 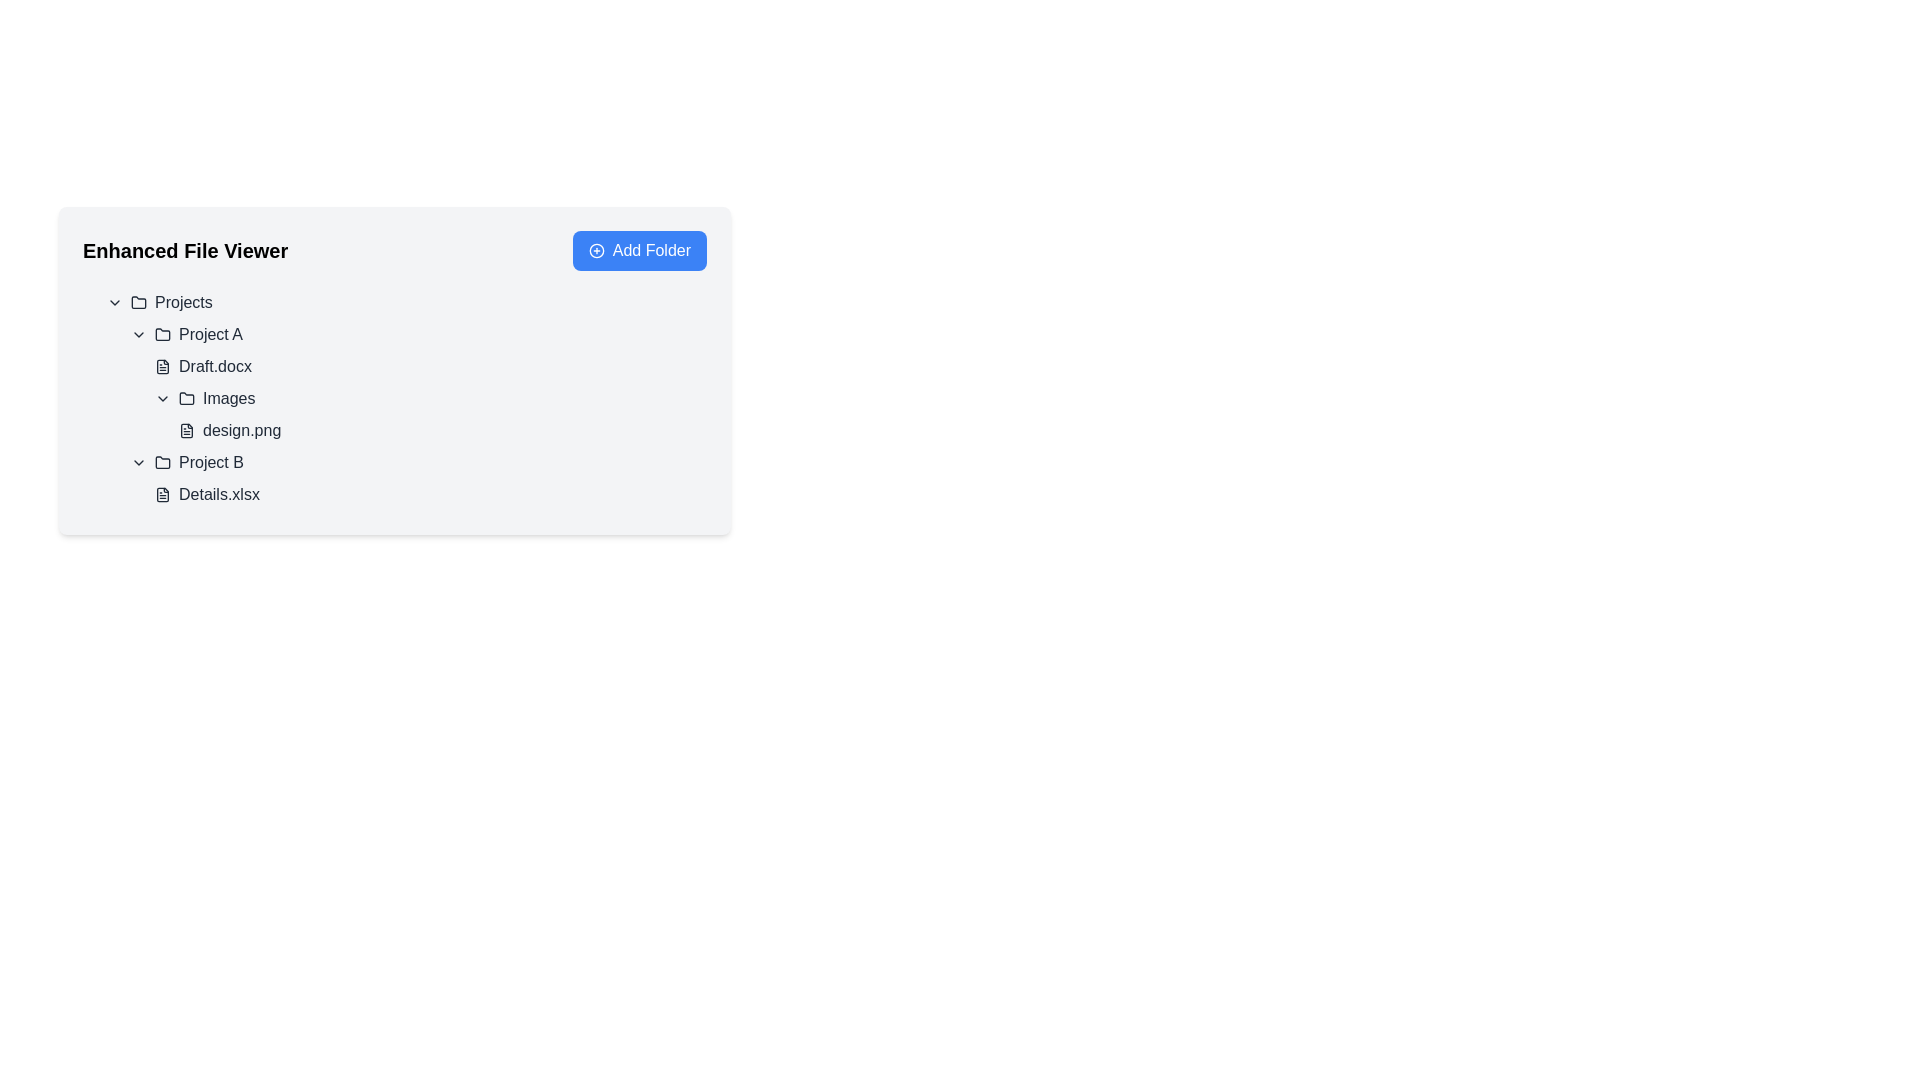 I want to click on the text label representing the file named 'Details.xlsx' located under the 'Project B' folder, so click(x=219, y=494).